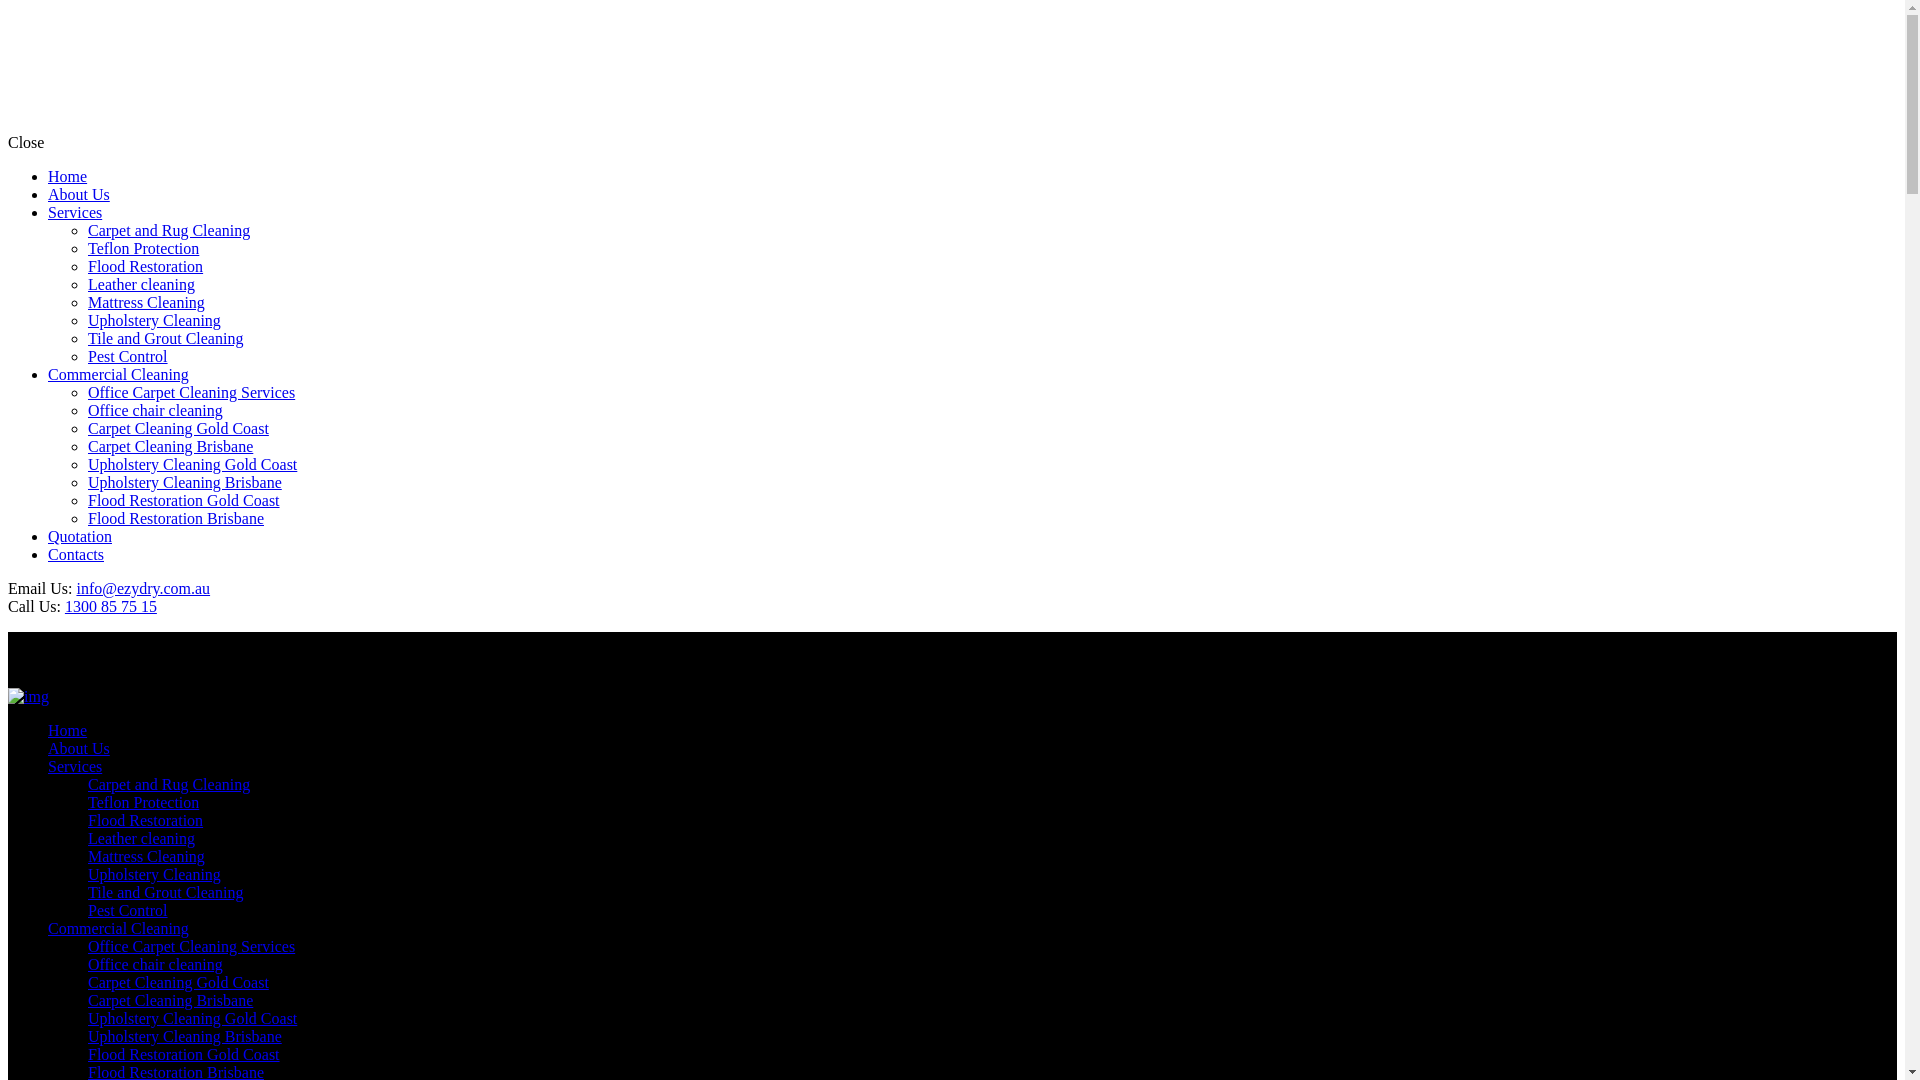 This screenshot has width=1920, height=1080. Describe the element at coordinates (65, 605) in the screenshot. I see `'1300 85 75 15'` at that location.